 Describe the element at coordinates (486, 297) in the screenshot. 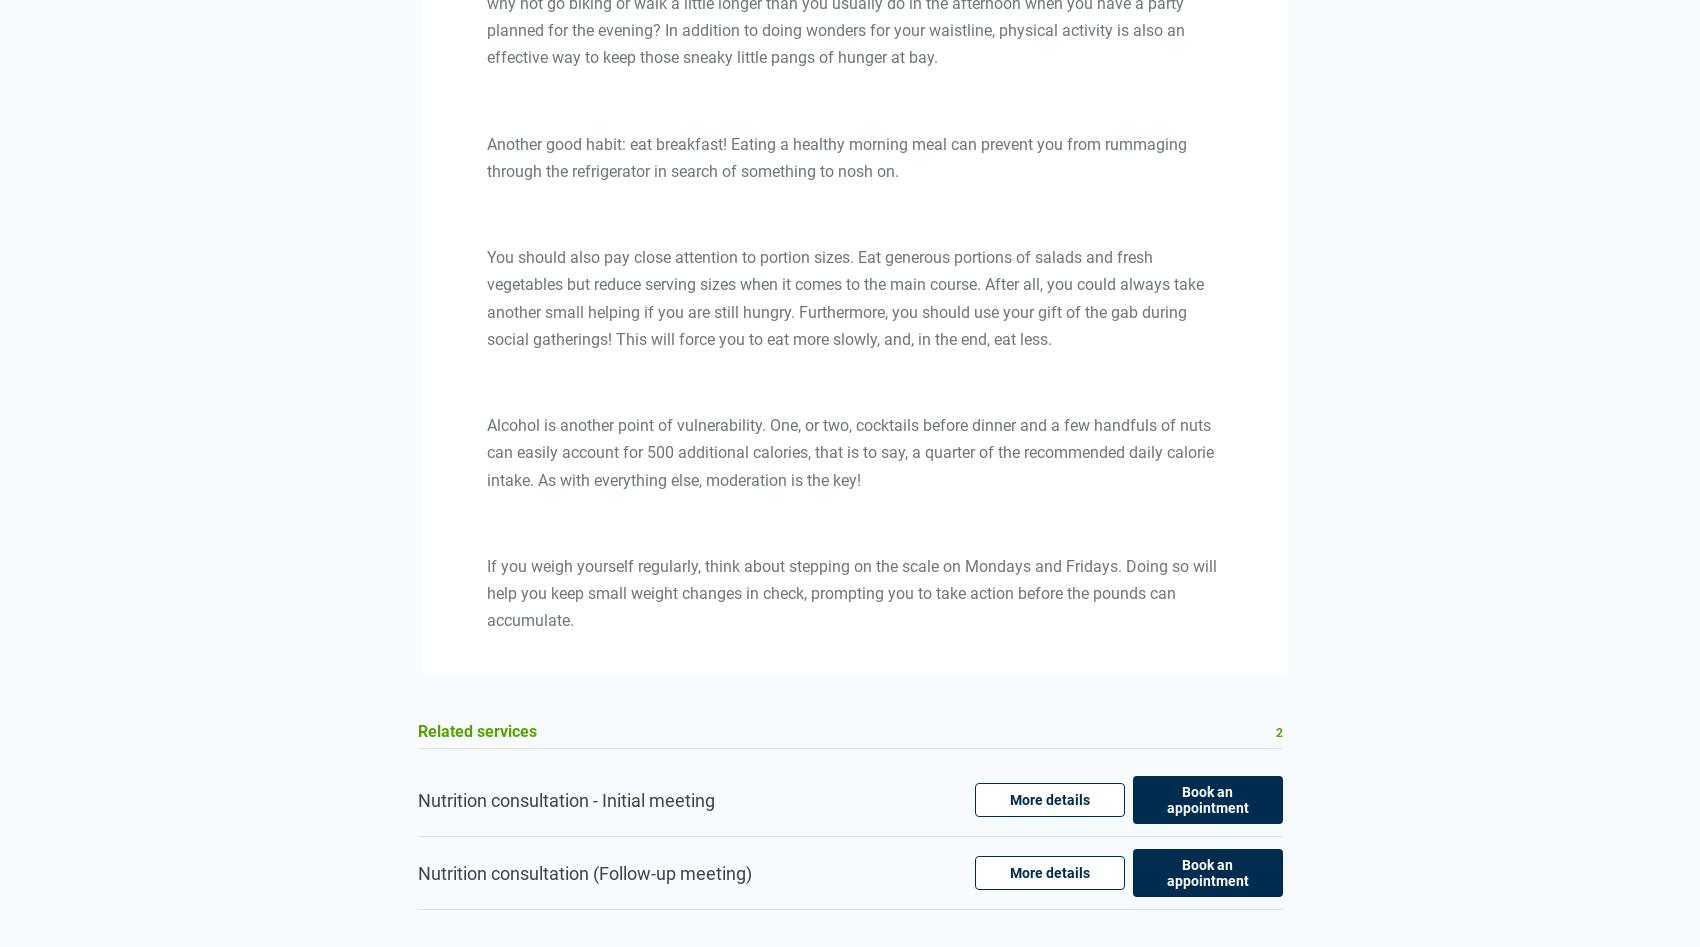

I see `'You should also pay close attention to portion sizes. Eat generous portions of salads and fresh vegetables but reduce serving sizes when it comes to the main course. After all, you could always take another small helping if you are still hungry. Furthermore, you should use your gift of the gab during social gatherings! This will force you to eat more slowly, and, in the end, eat less.'` at that location.